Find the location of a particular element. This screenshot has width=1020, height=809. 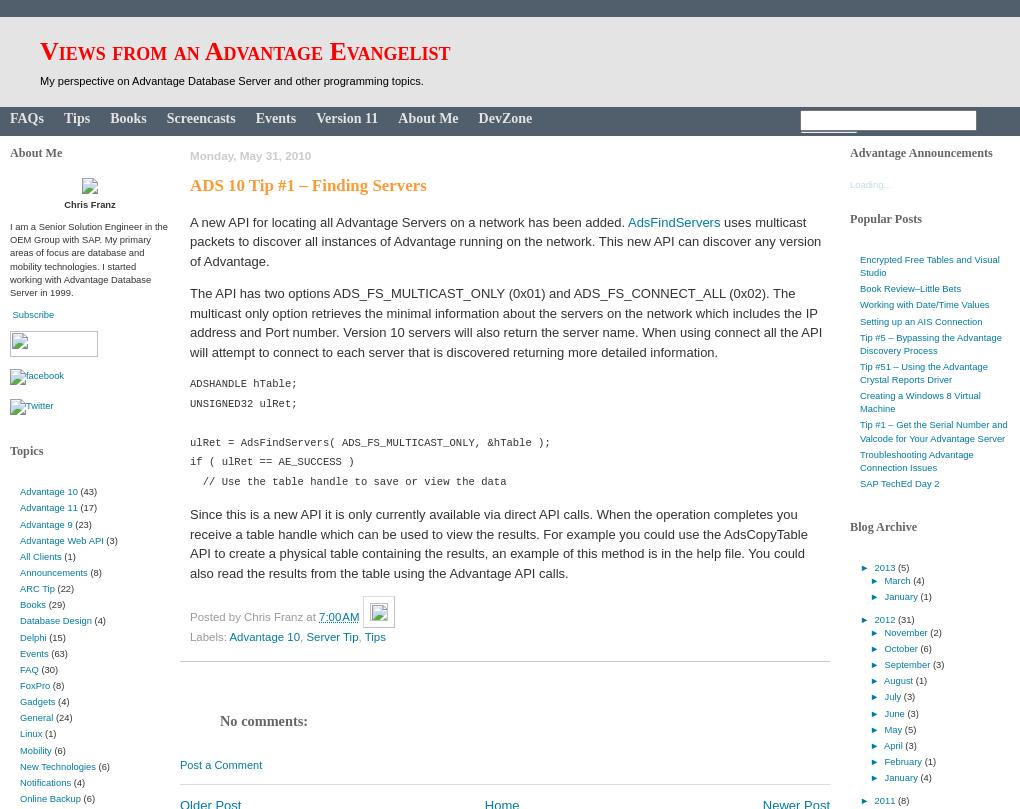

'2013' is located at coordinates (884, 566).